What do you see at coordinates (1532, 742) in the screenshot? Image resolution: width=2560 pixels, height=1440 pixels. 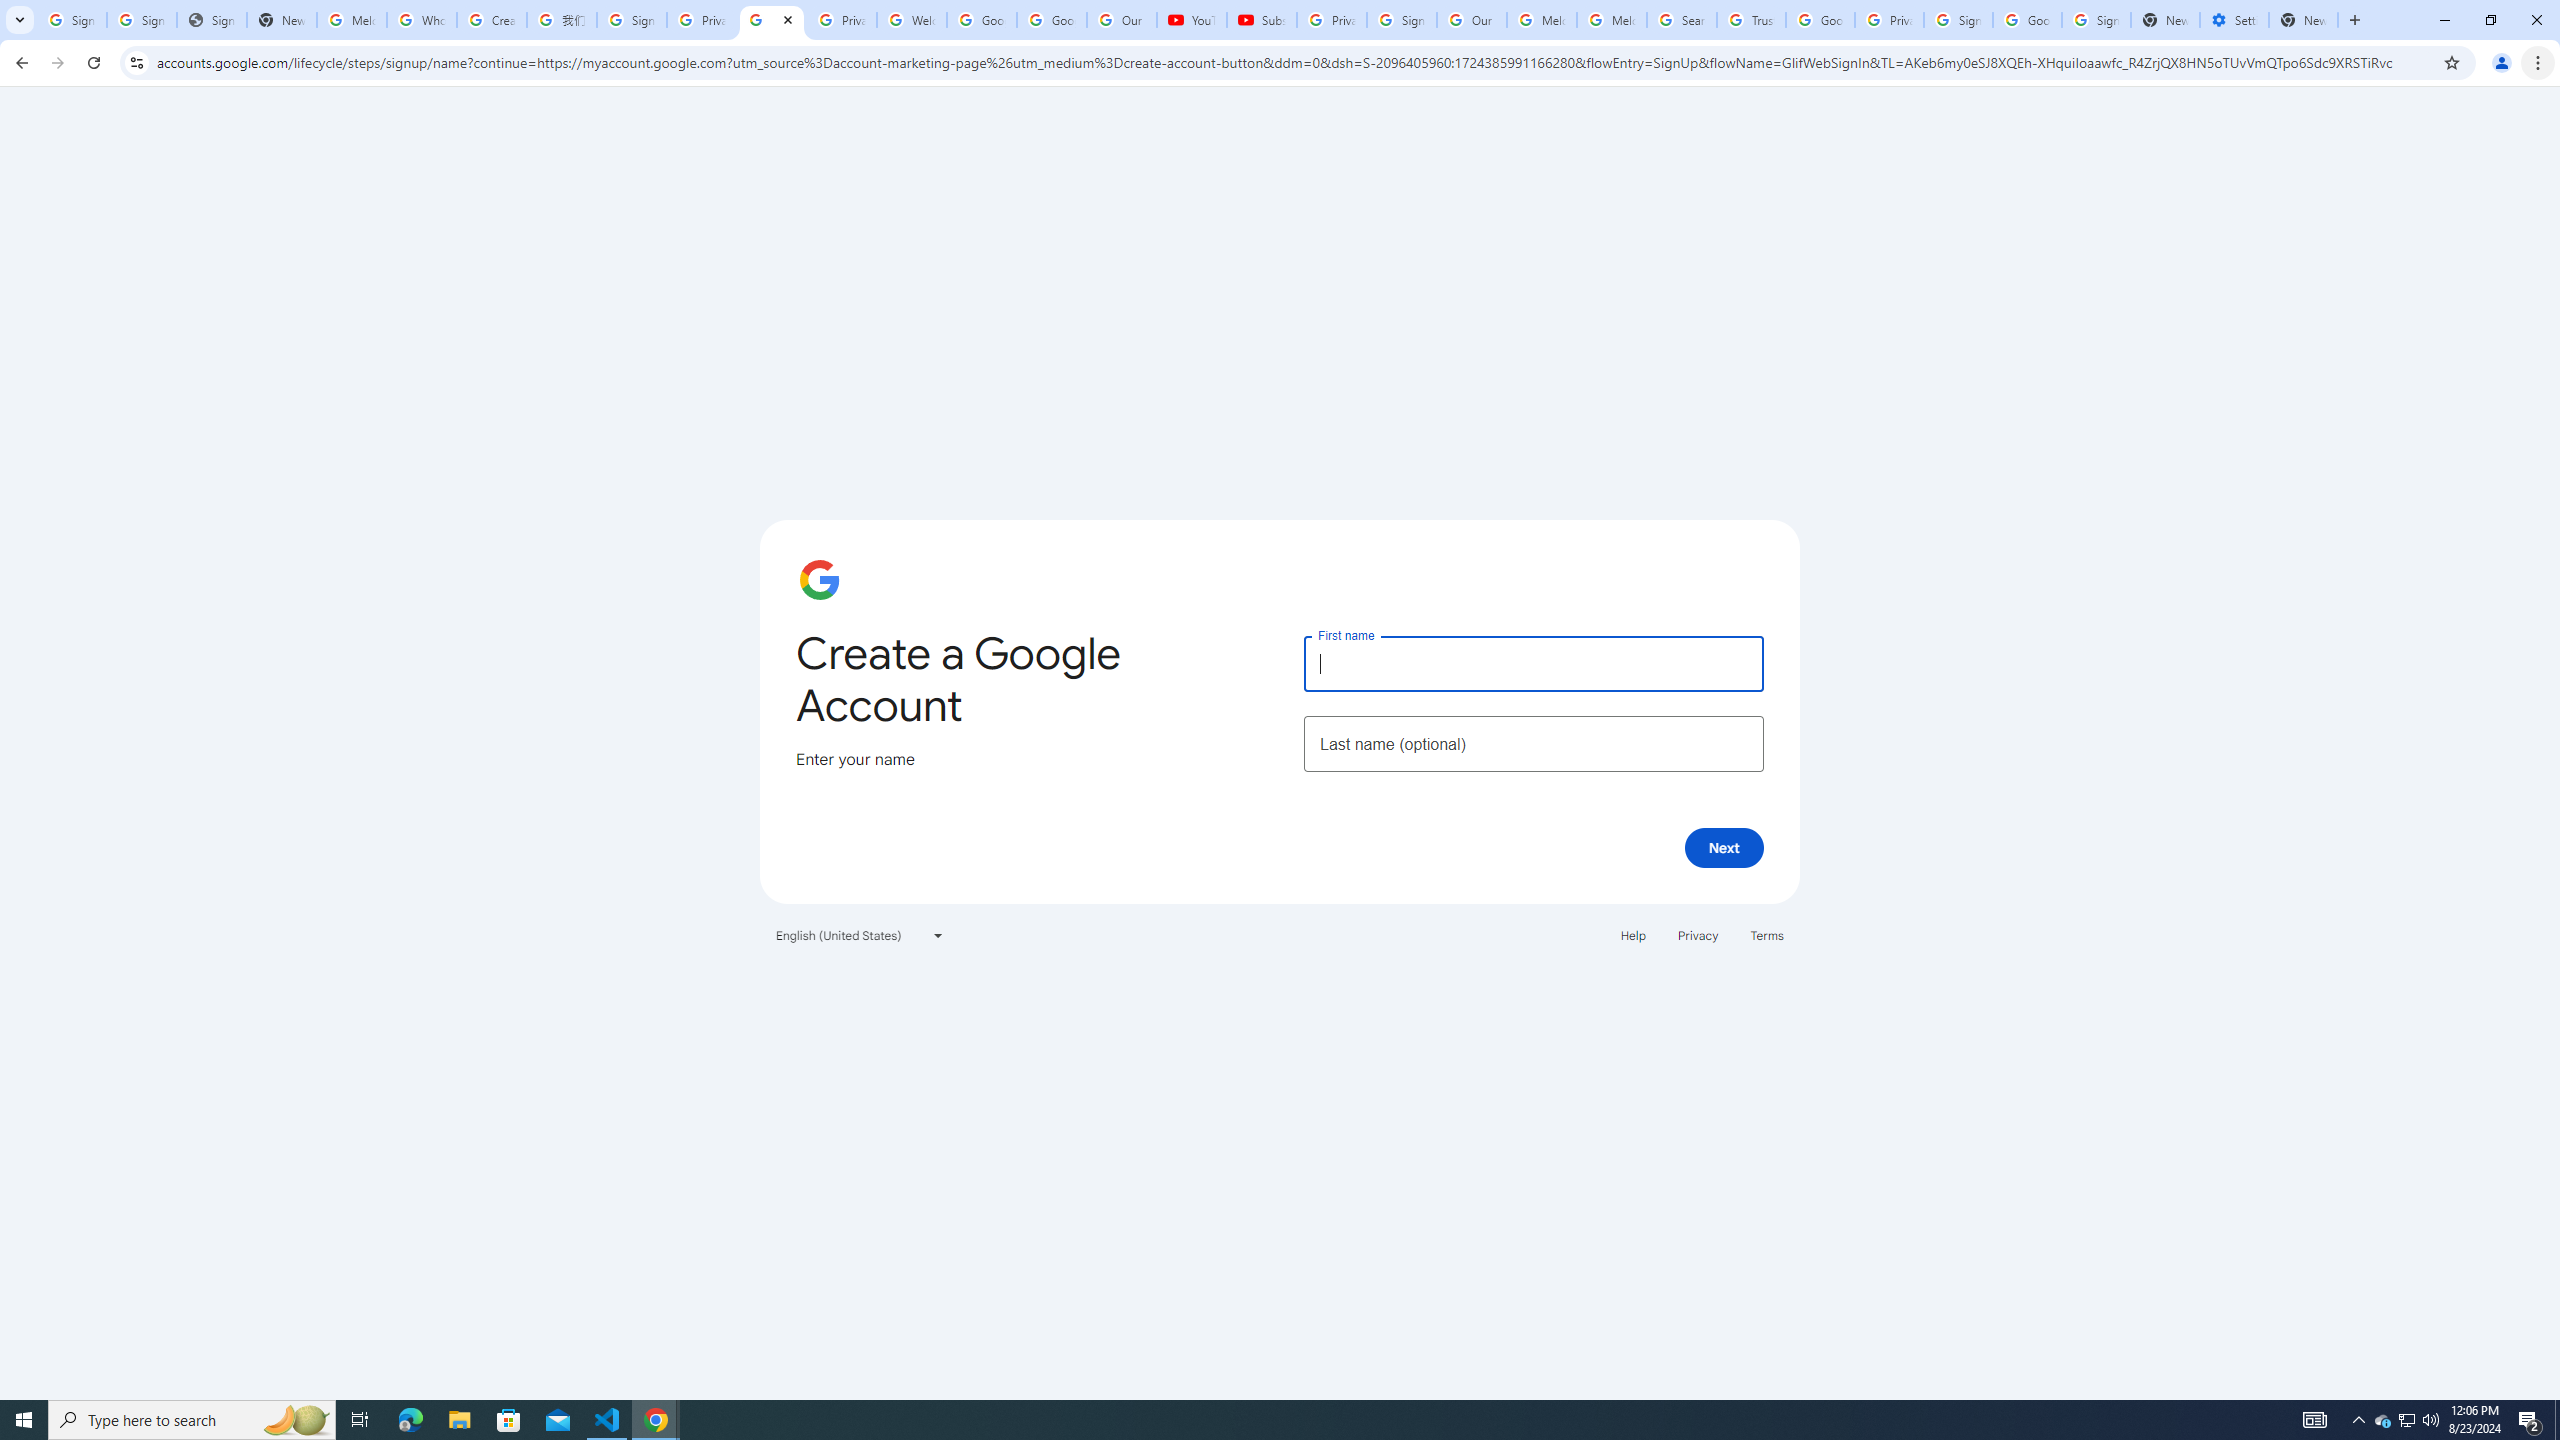 I see `'Last name (optional)'` at bounding box center [1532, 742].